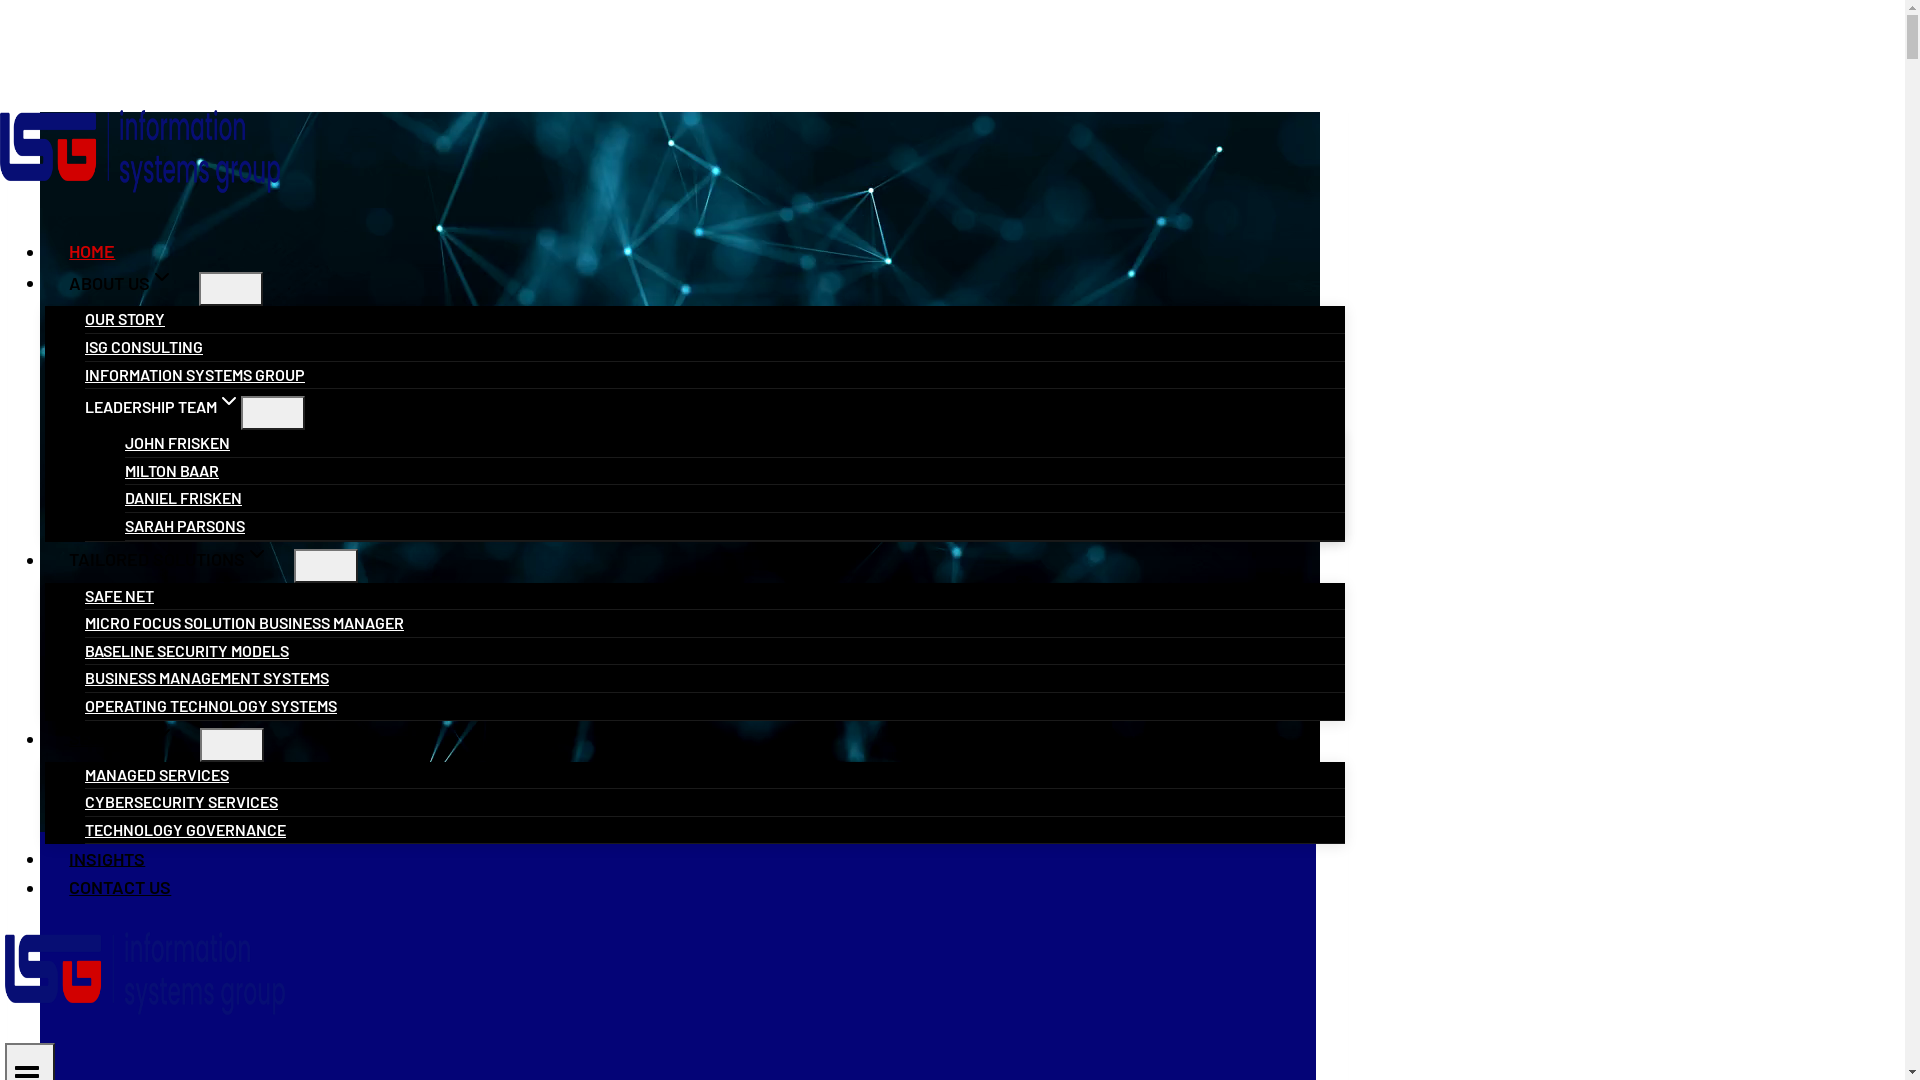  What do you see at coordinates (6, 78) in the screenshot?
I see `'Skip to content'` at bounding box center [6, 78].